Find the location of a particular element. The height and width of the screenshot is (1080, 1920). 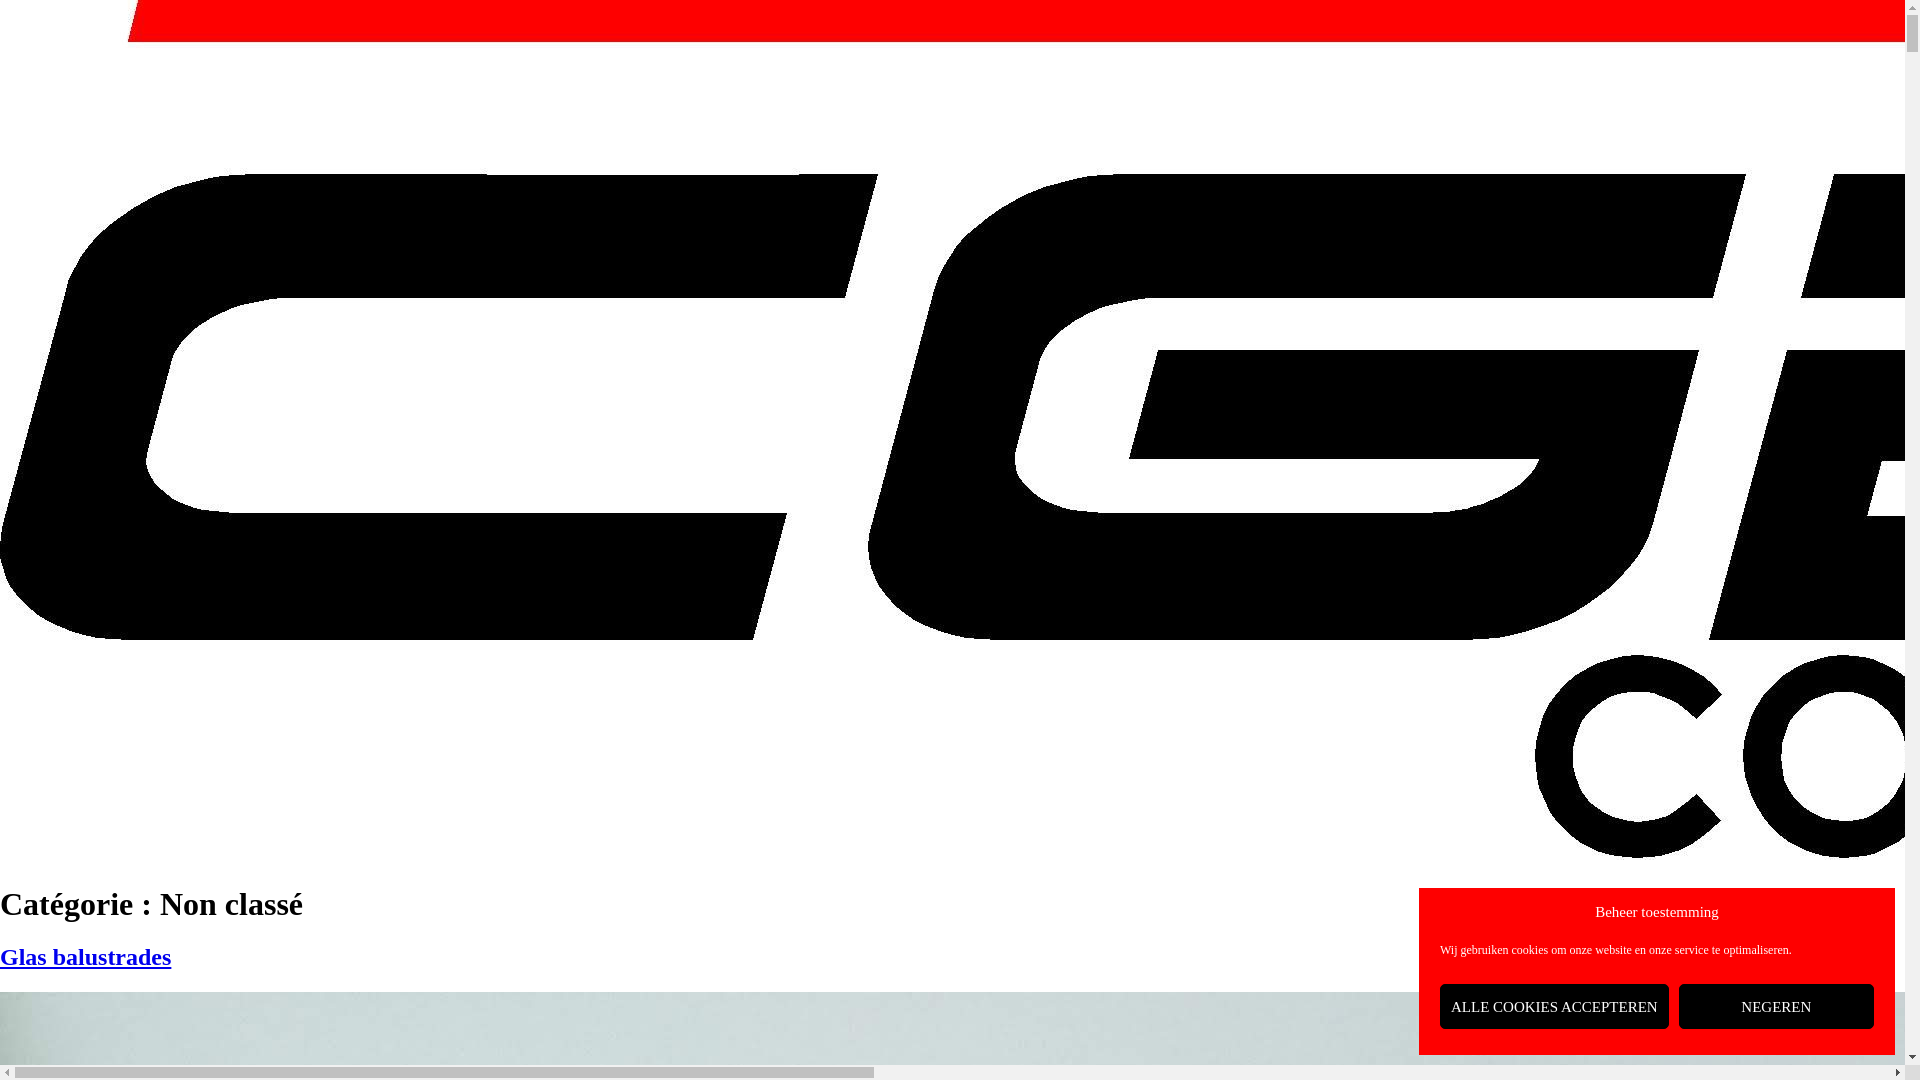

'ALLE COOKIES ACCEPTEREN' is located at coordinates (1440, 1006).